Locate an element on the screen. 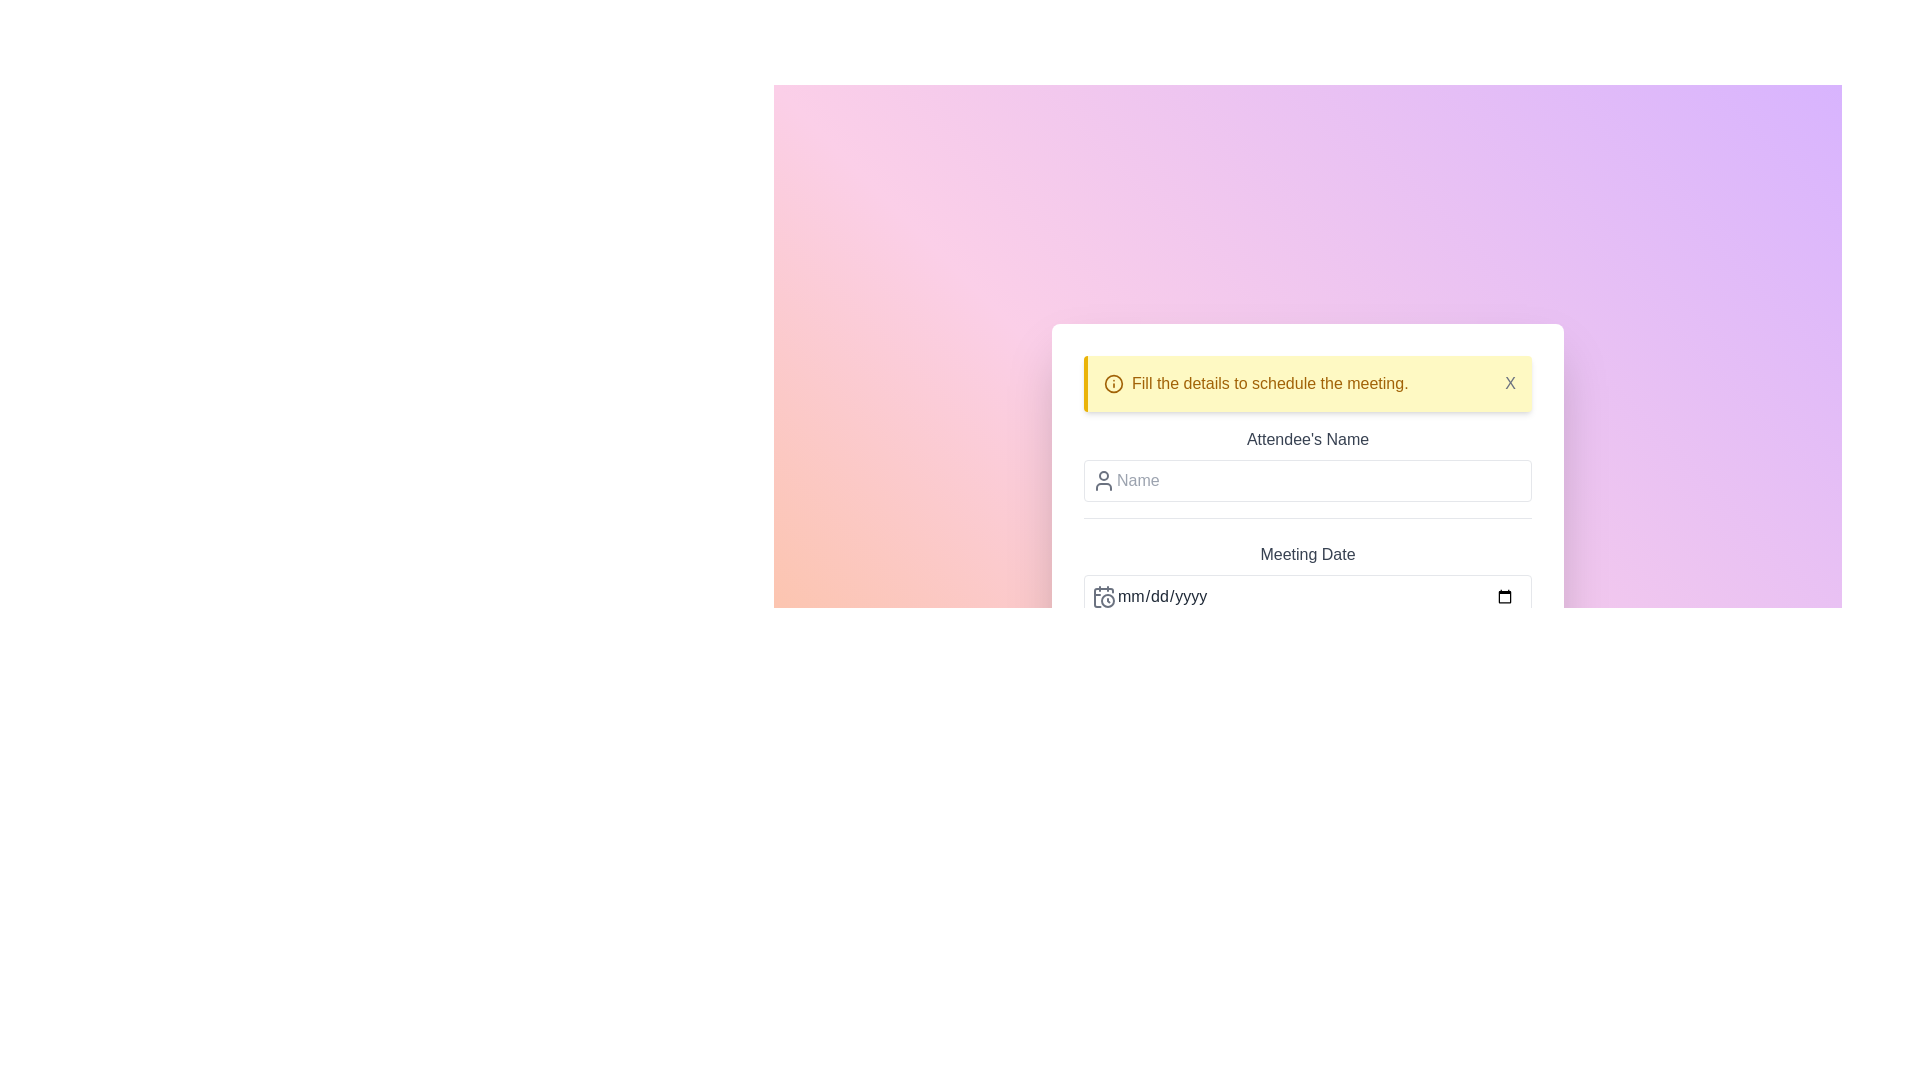  the small gray 'X' button located on the far right of the notification banner is located at coordinates (1510, 384).